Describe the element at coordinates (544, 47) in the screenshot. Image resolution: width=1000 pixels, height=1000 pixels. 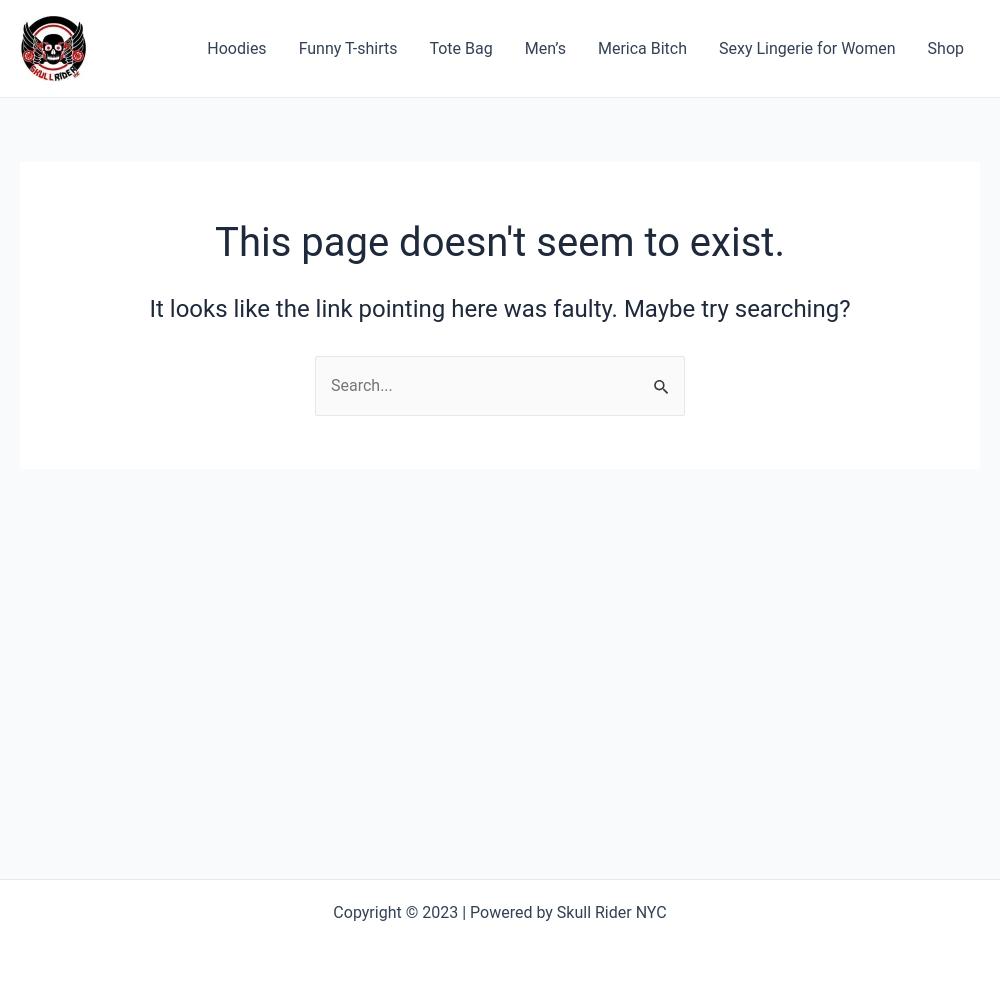
I see `'Men’s'` at that location.